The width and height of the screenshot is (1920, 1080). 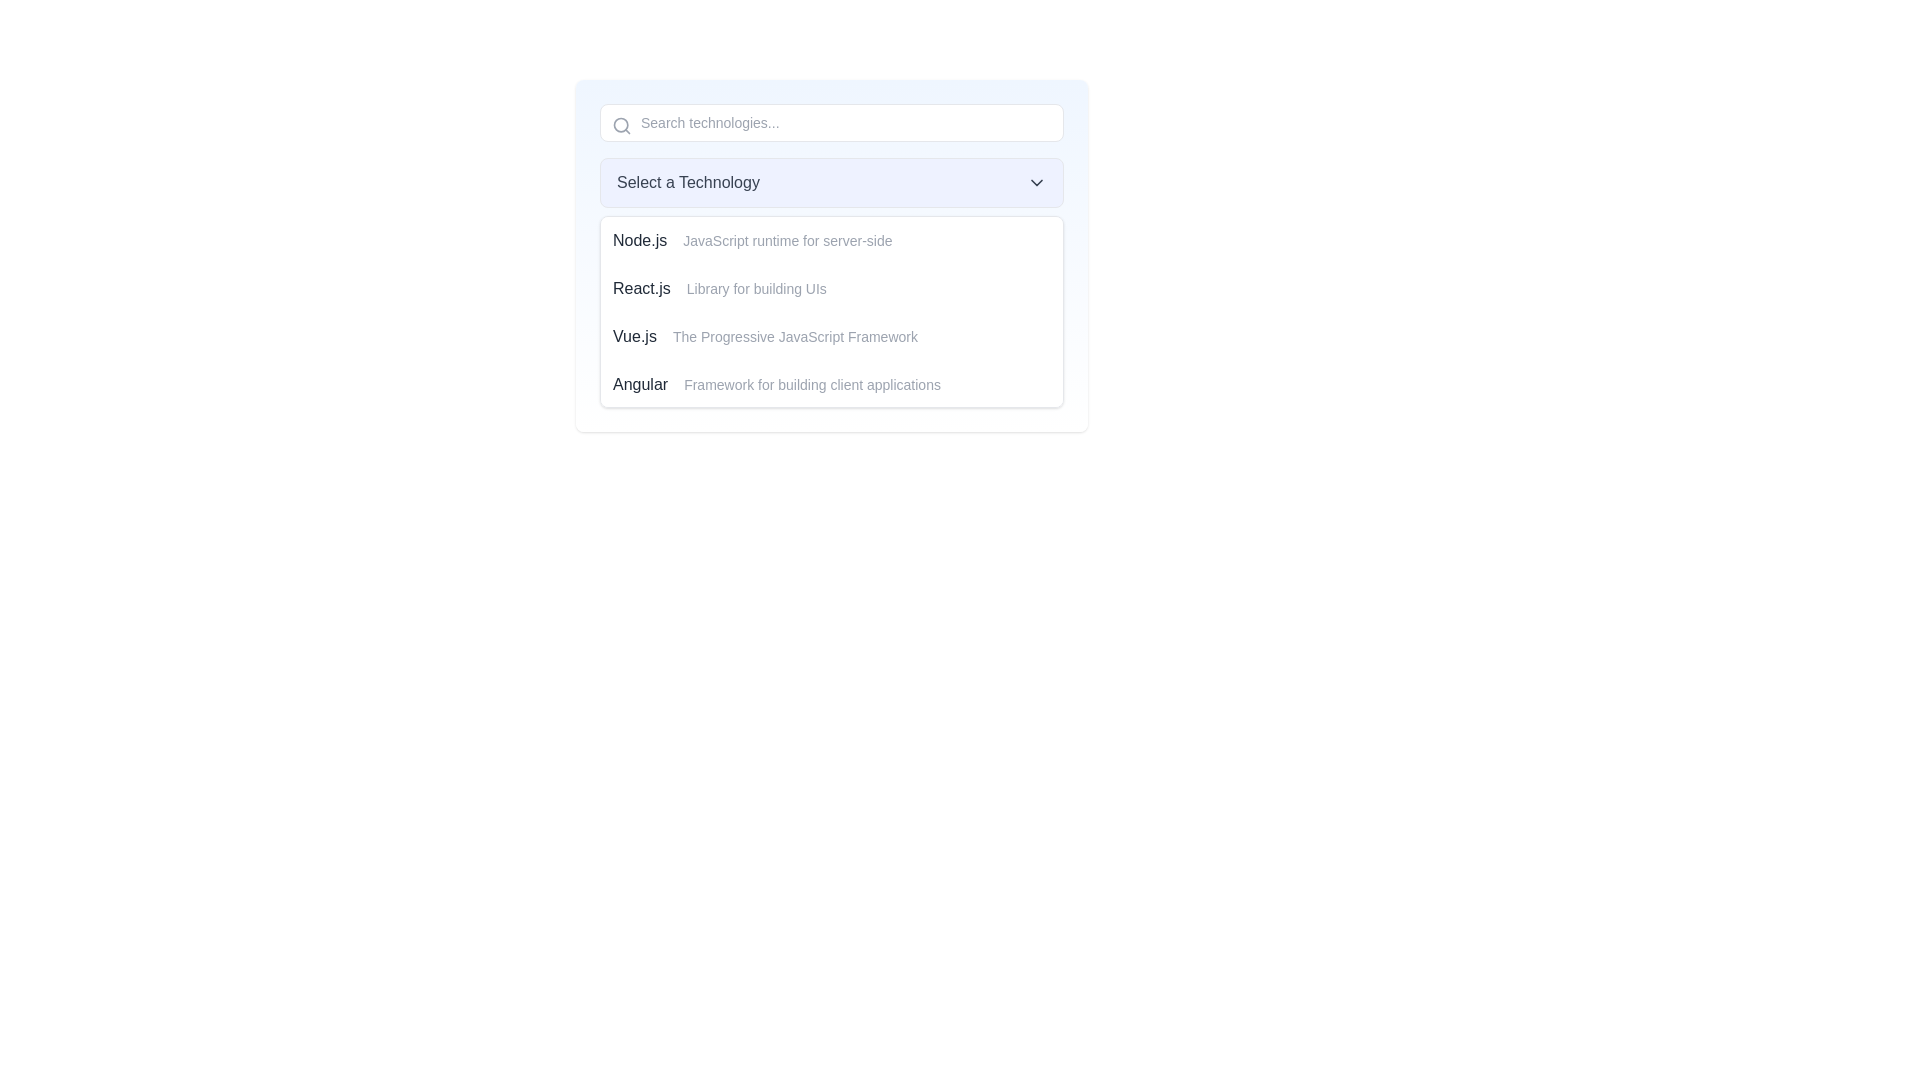 What do you see at coordinates (1036, 182) in the screenshot?
I see `the dropdown menu icon located on the far right of the 'Select a Technology' button to potentially view a tooltip` at bounding box center [1036, 182].